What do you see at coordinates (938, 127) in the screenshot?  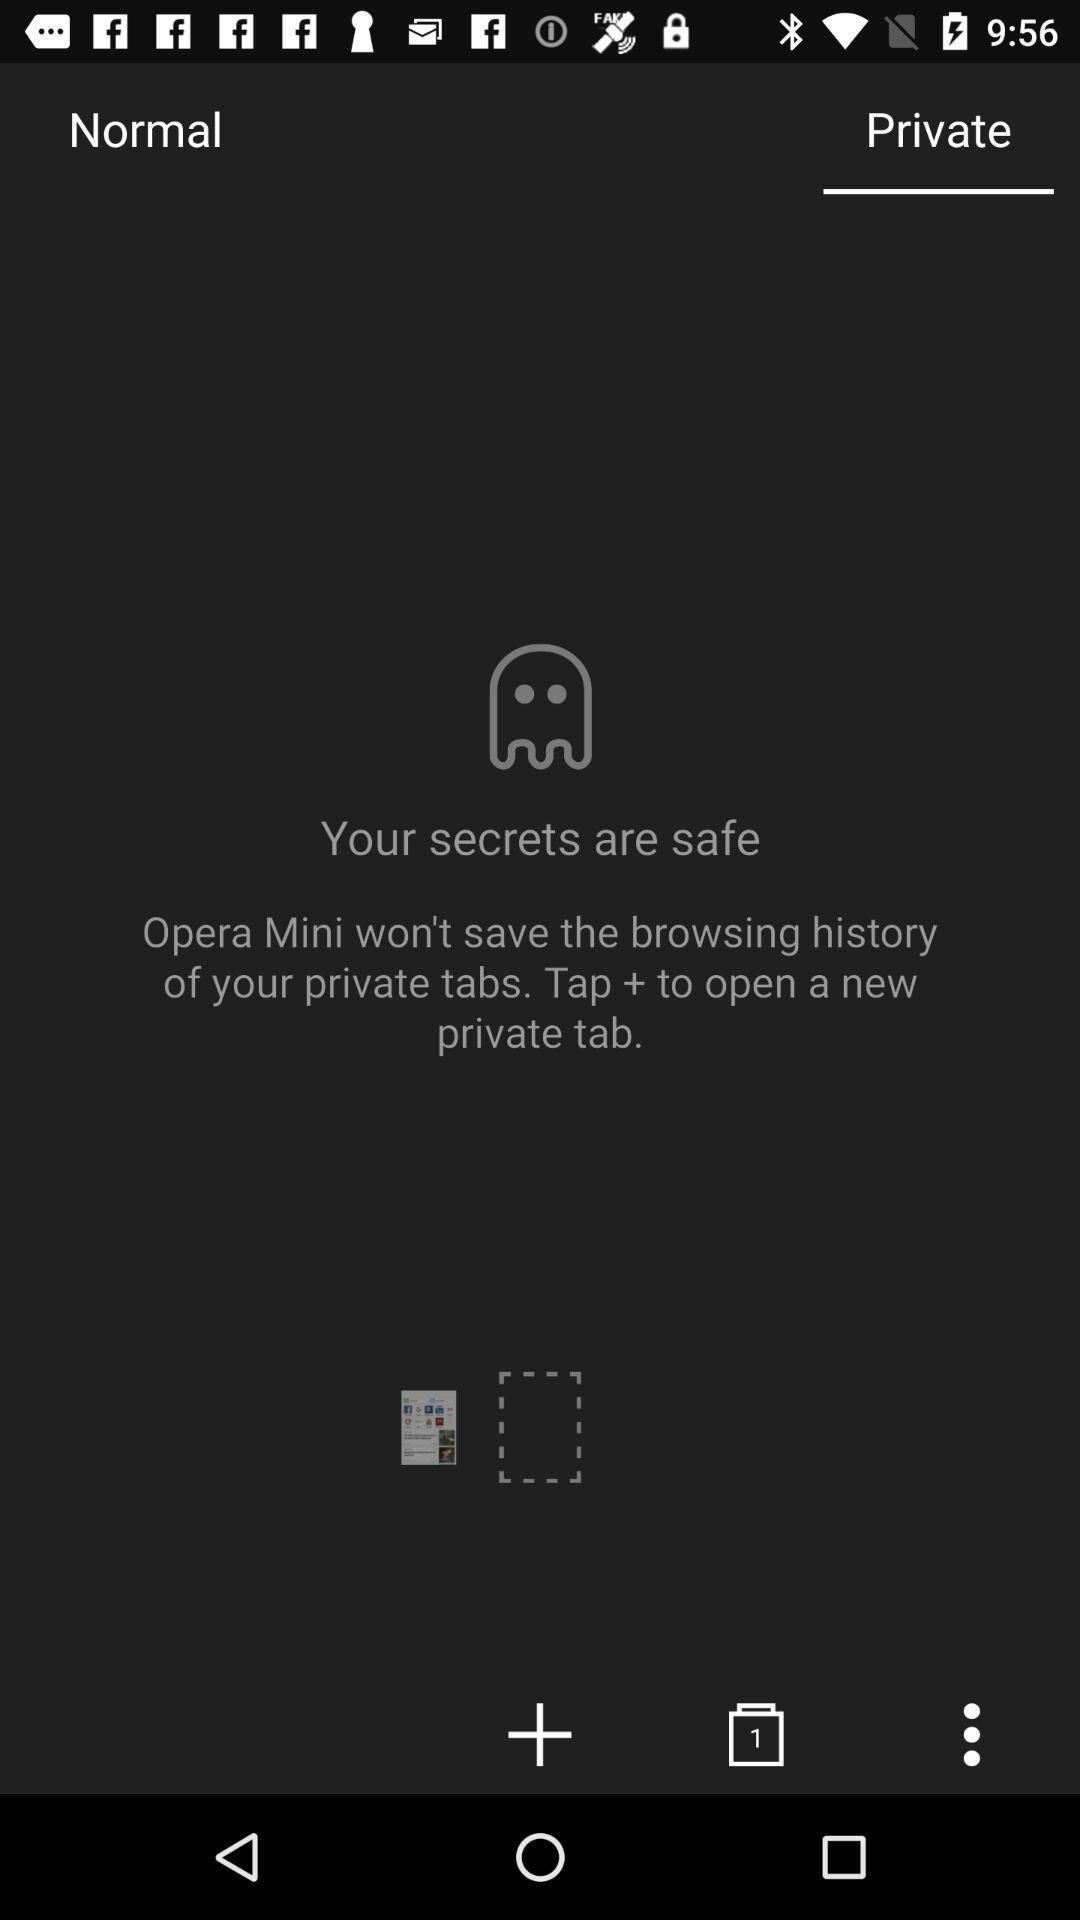 I see `icon to the right of the normal item` at bounding box center [938, 127].